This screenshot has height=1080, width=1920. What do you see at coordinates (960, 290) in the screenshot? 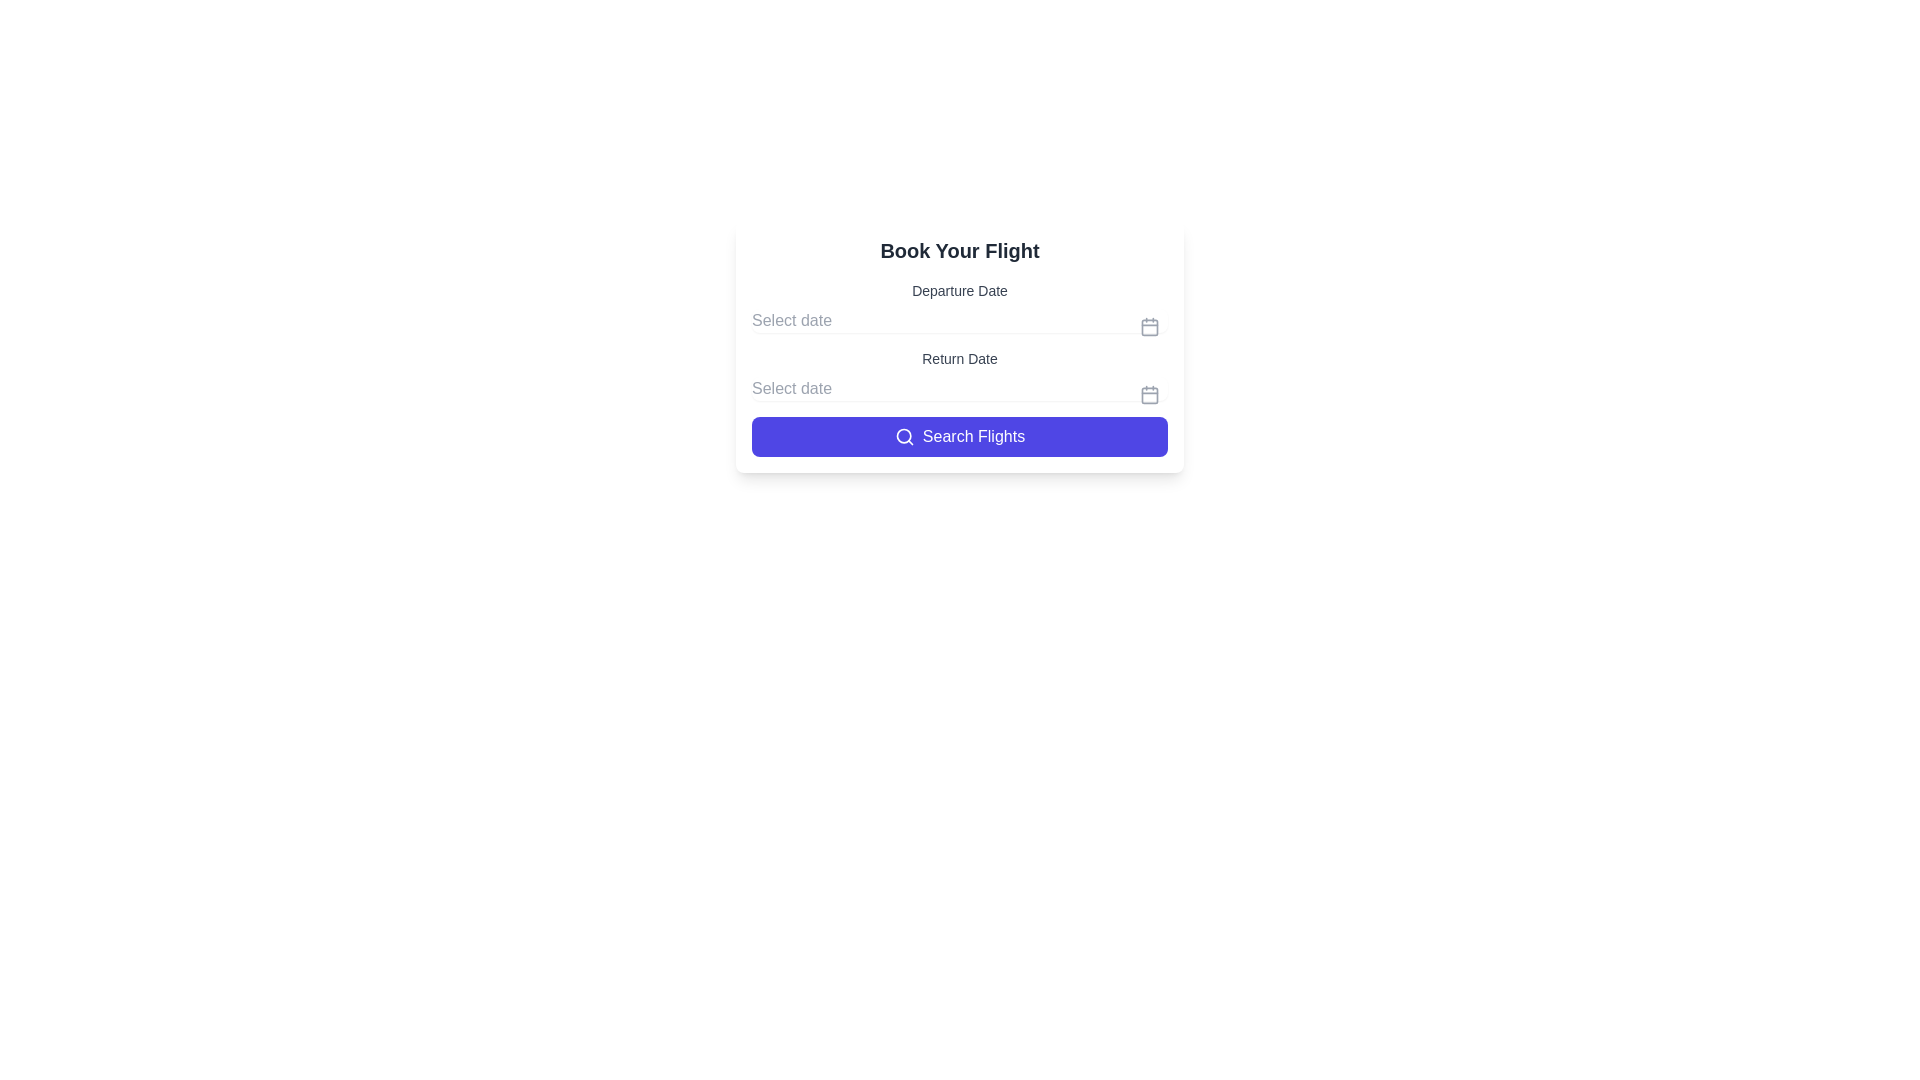
I see `label 'Departure Date' which is a text label styled with a small font size and medium font weight, located at the top of the date-picker section` at bounding box center [960, 290].